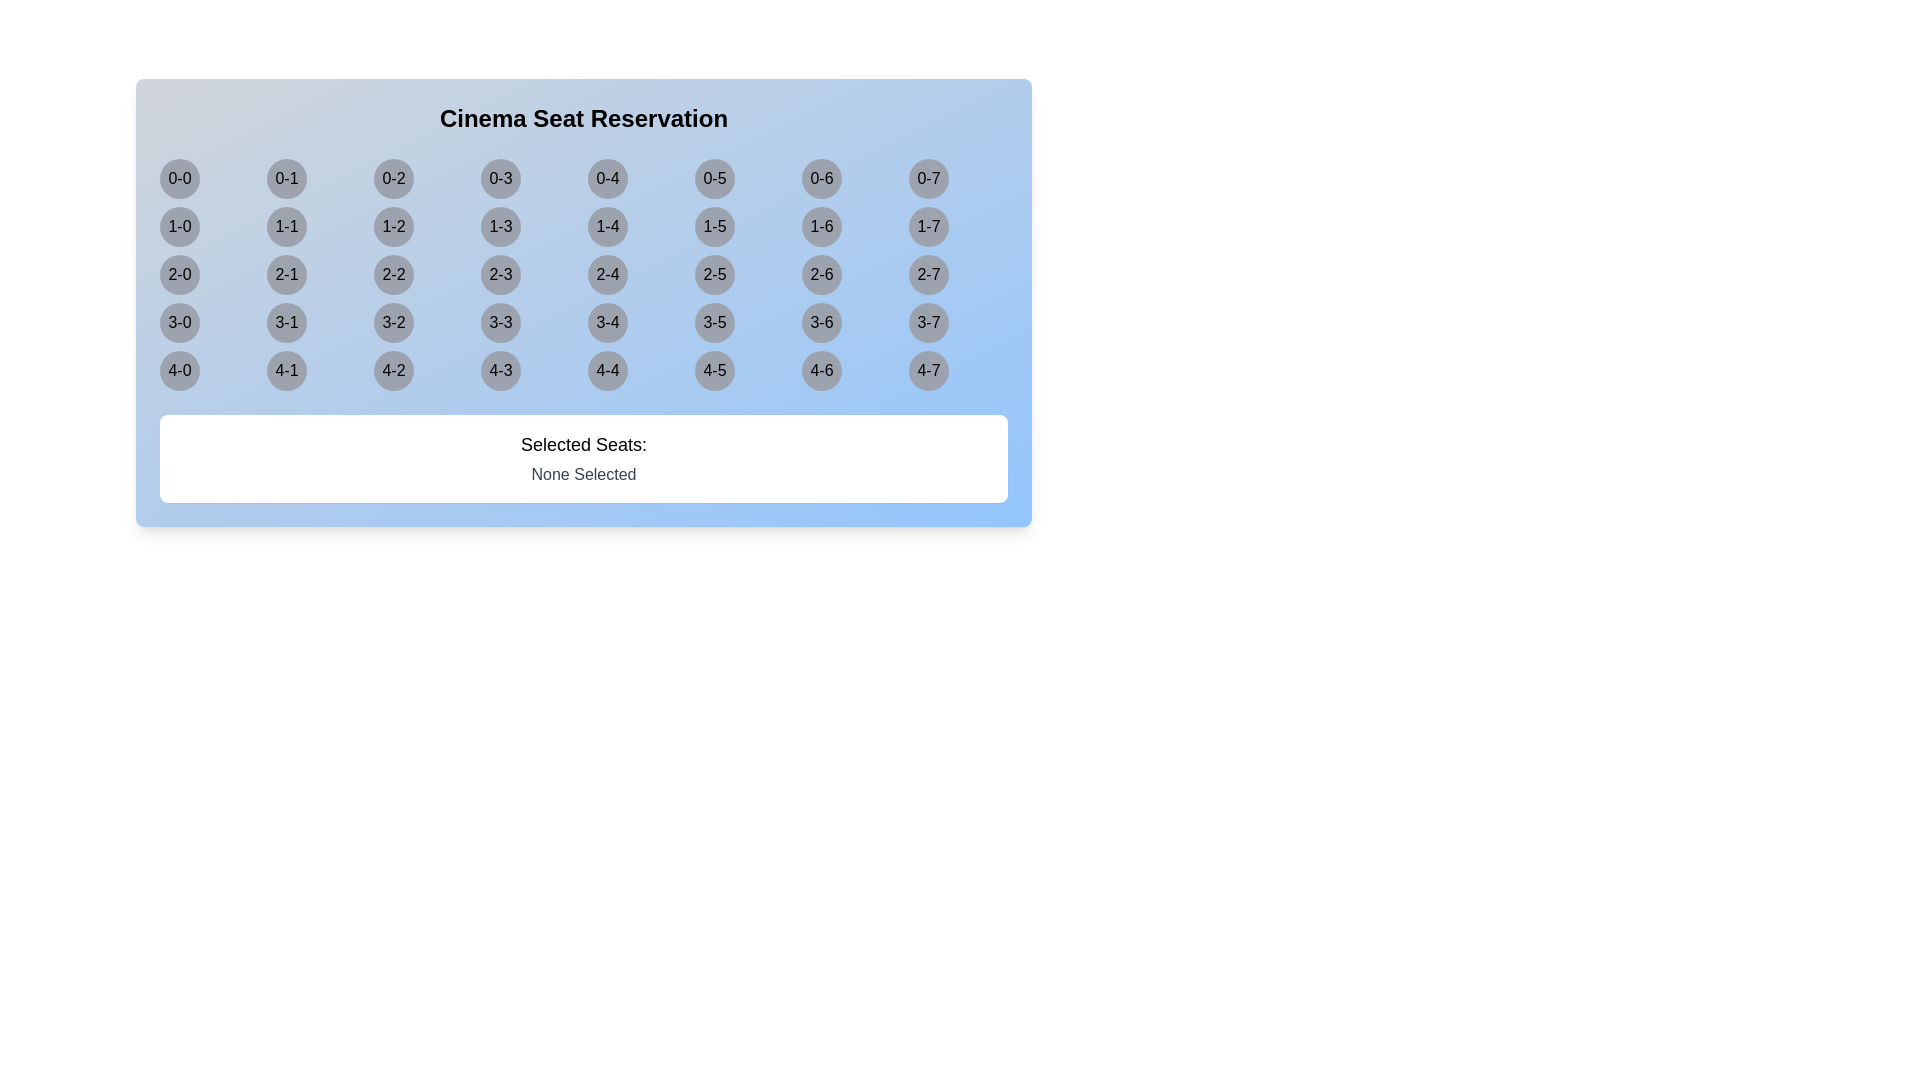 This screenshot has width=1920, height=1080. I want to click on the circular button labeled '3-6' with a gray background, so click(821, 322).